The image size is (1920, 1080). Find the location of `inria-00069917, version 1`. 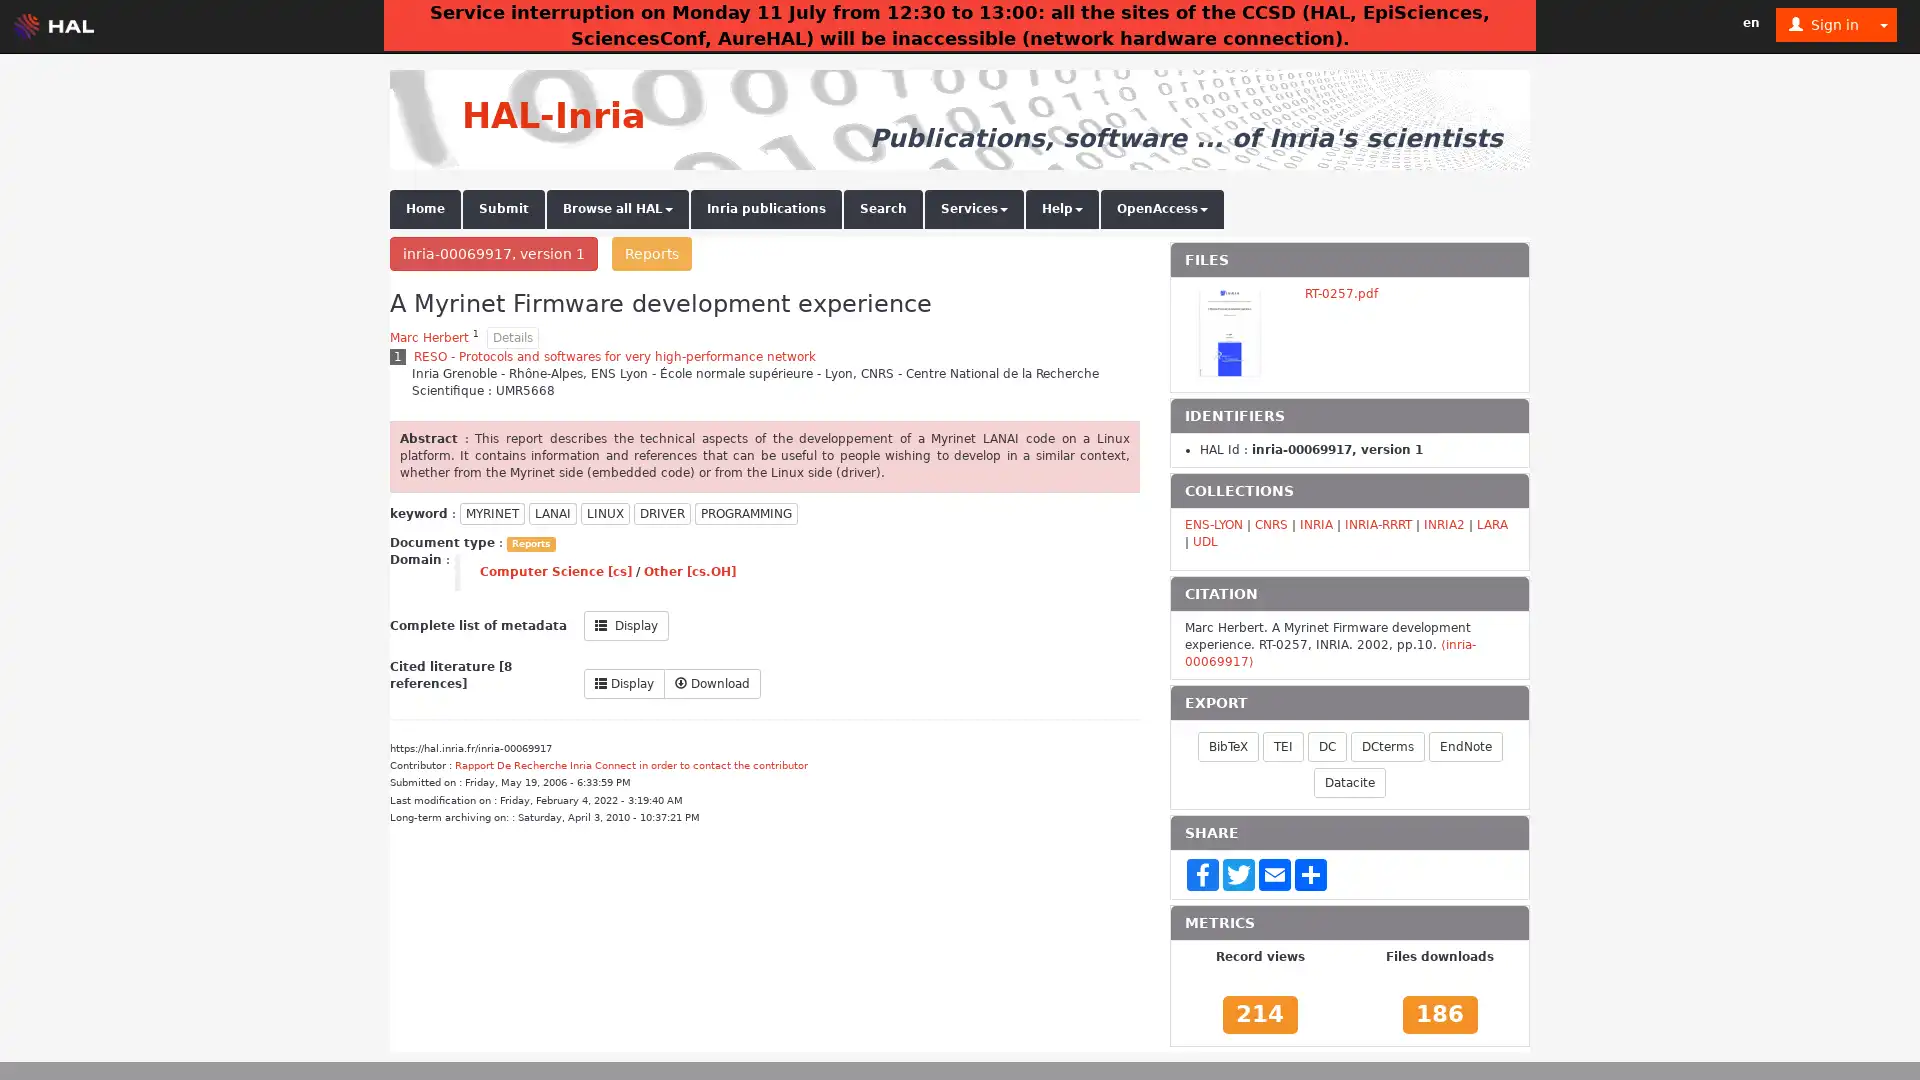

inria-00069917, version 1 is located at coordinates (494, 253).